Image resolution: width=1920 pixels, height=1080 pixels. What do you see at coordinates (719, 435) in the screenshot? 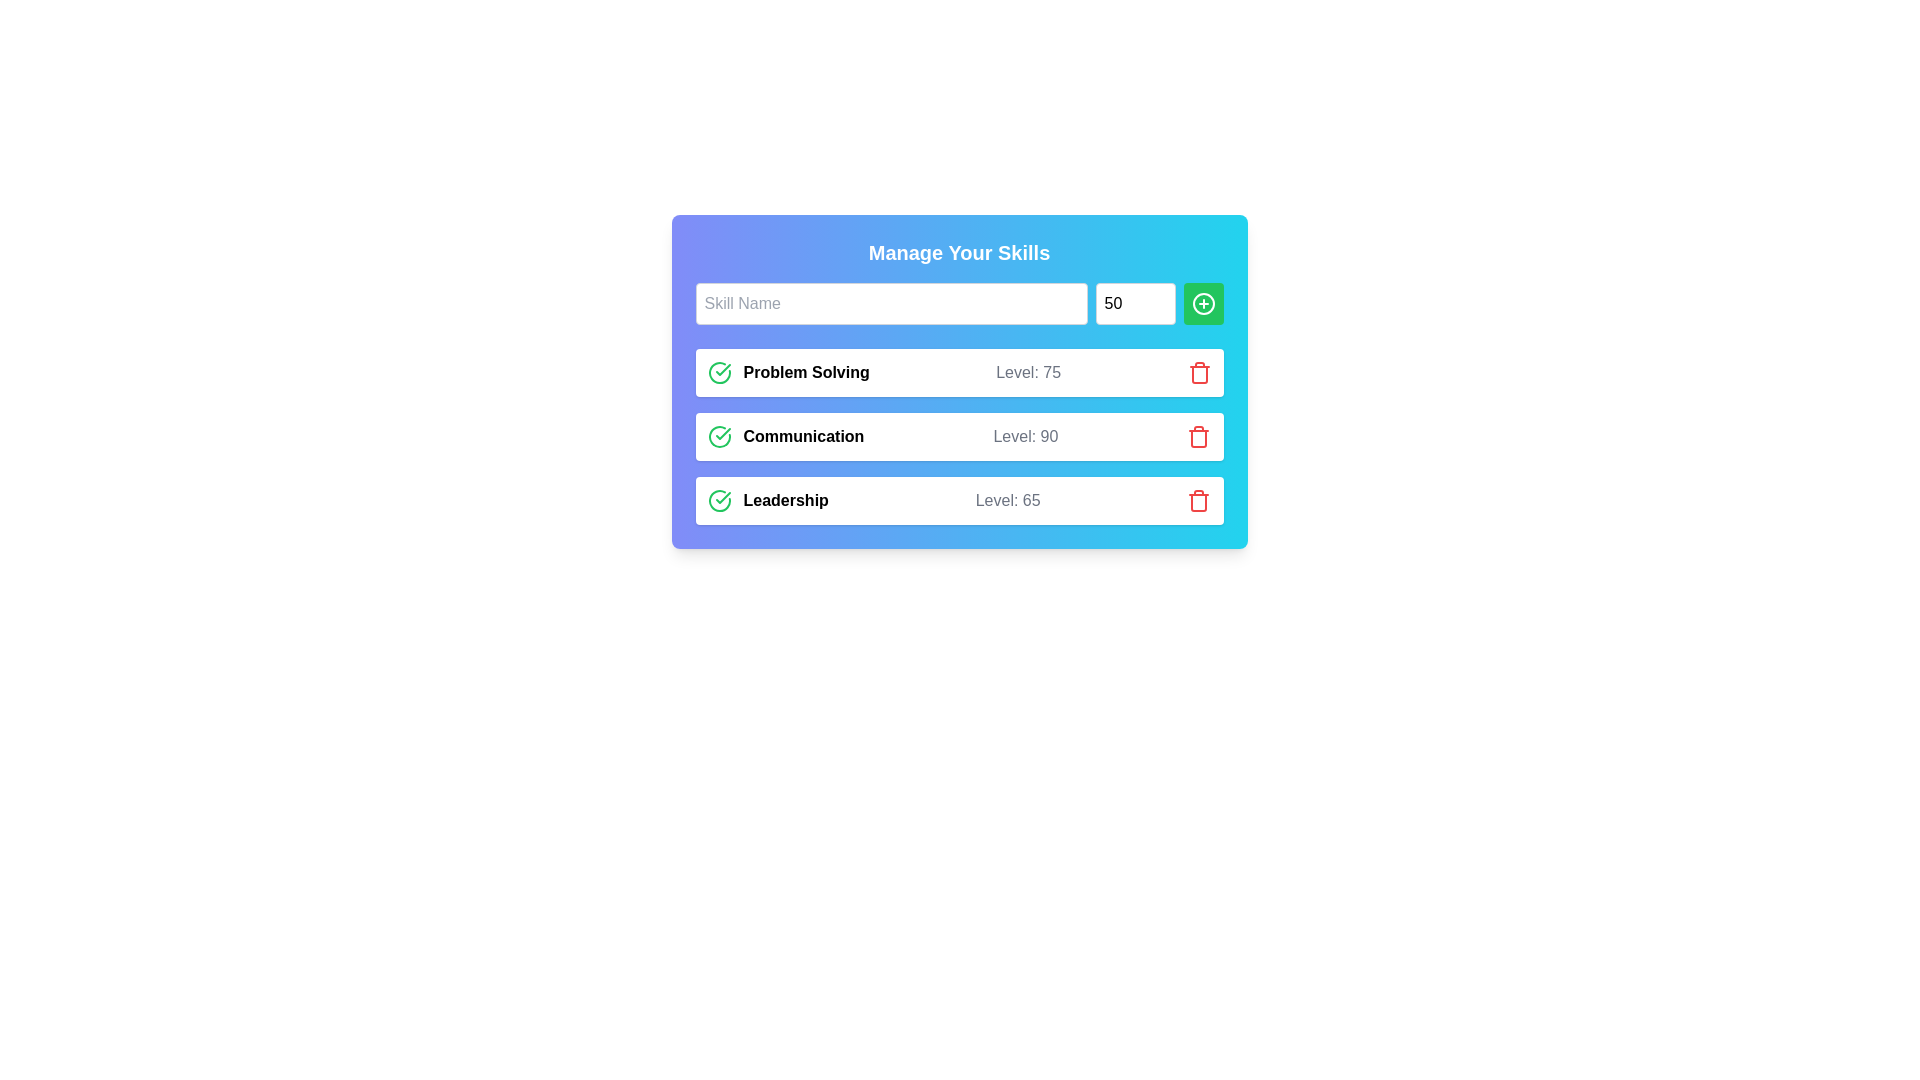
I see `the status represented by the completion icon located to the left of the 'Communication' text in the 'Manage Your Skills' panel` at bounding box center [719, 435].